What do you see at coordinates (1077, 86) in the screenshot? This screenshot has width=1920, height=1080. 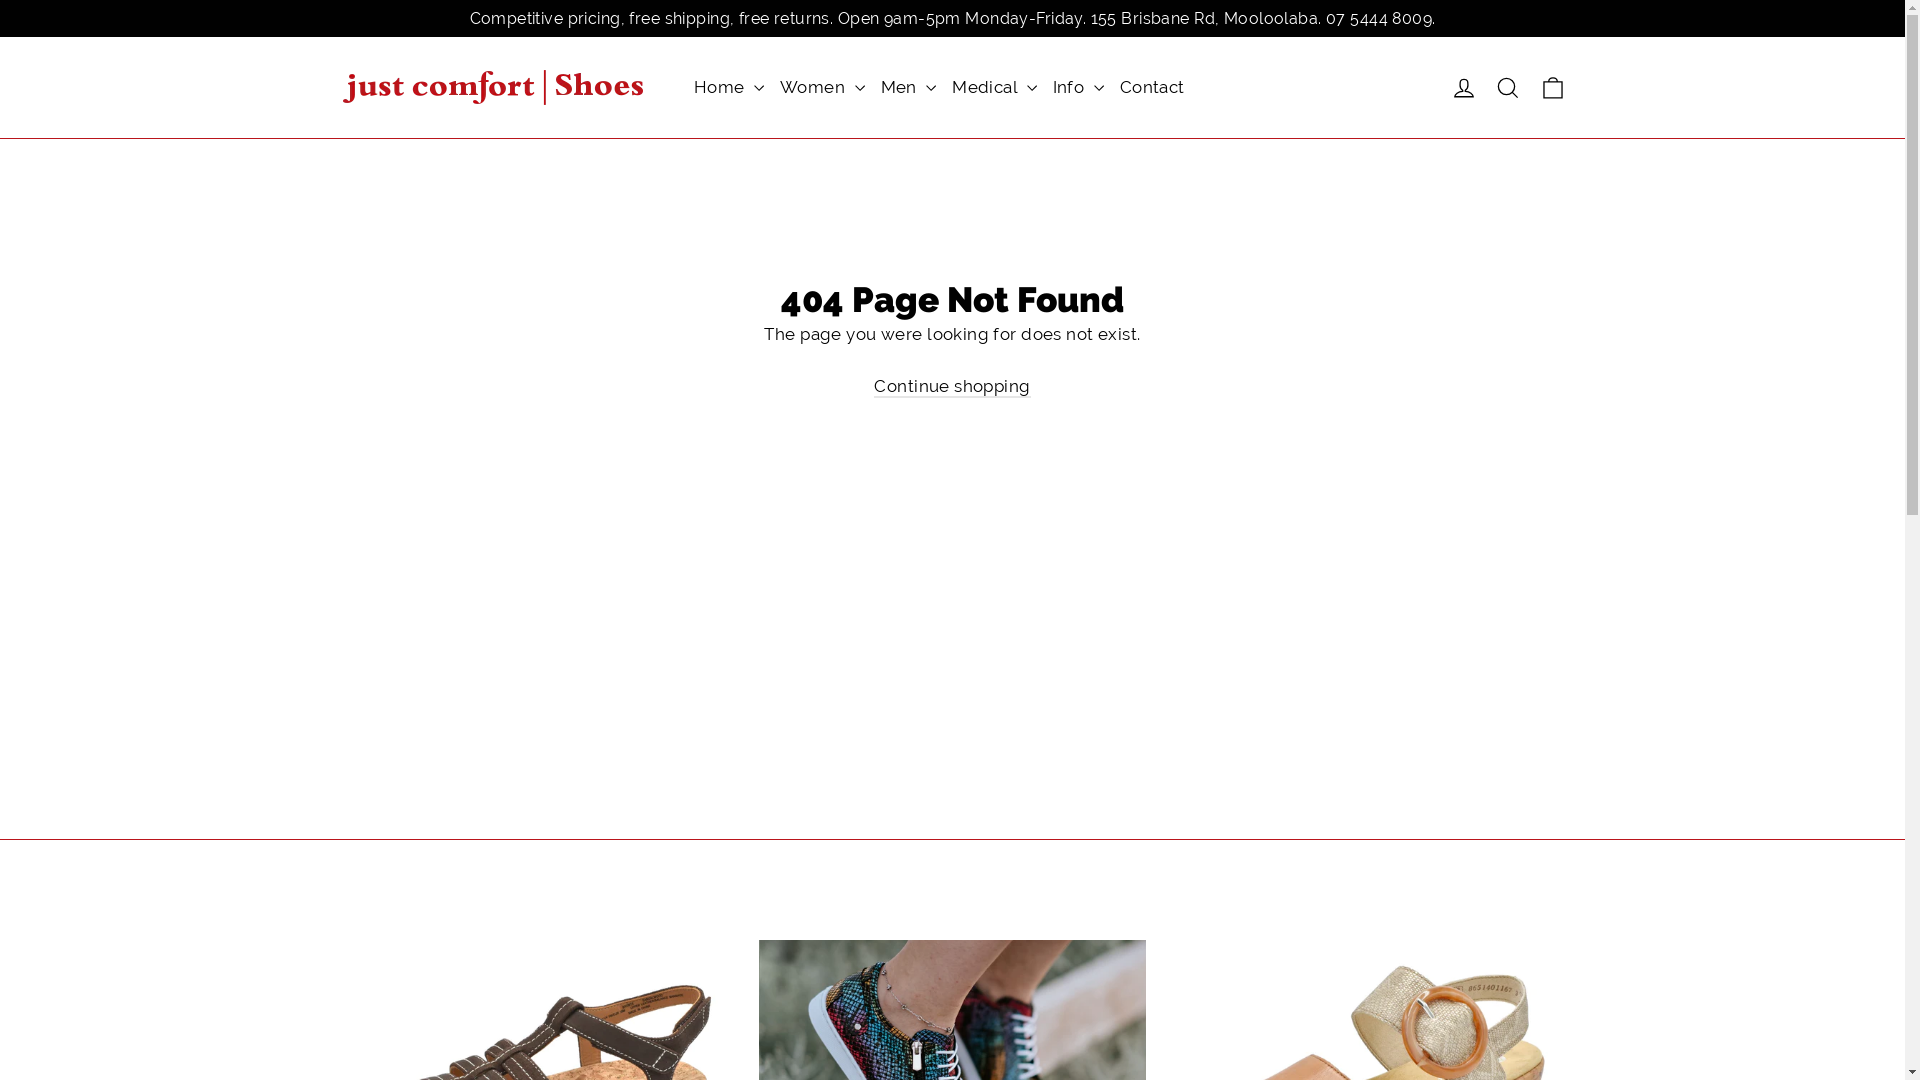 I see `'Info'` at bounding box center [1077, 86].